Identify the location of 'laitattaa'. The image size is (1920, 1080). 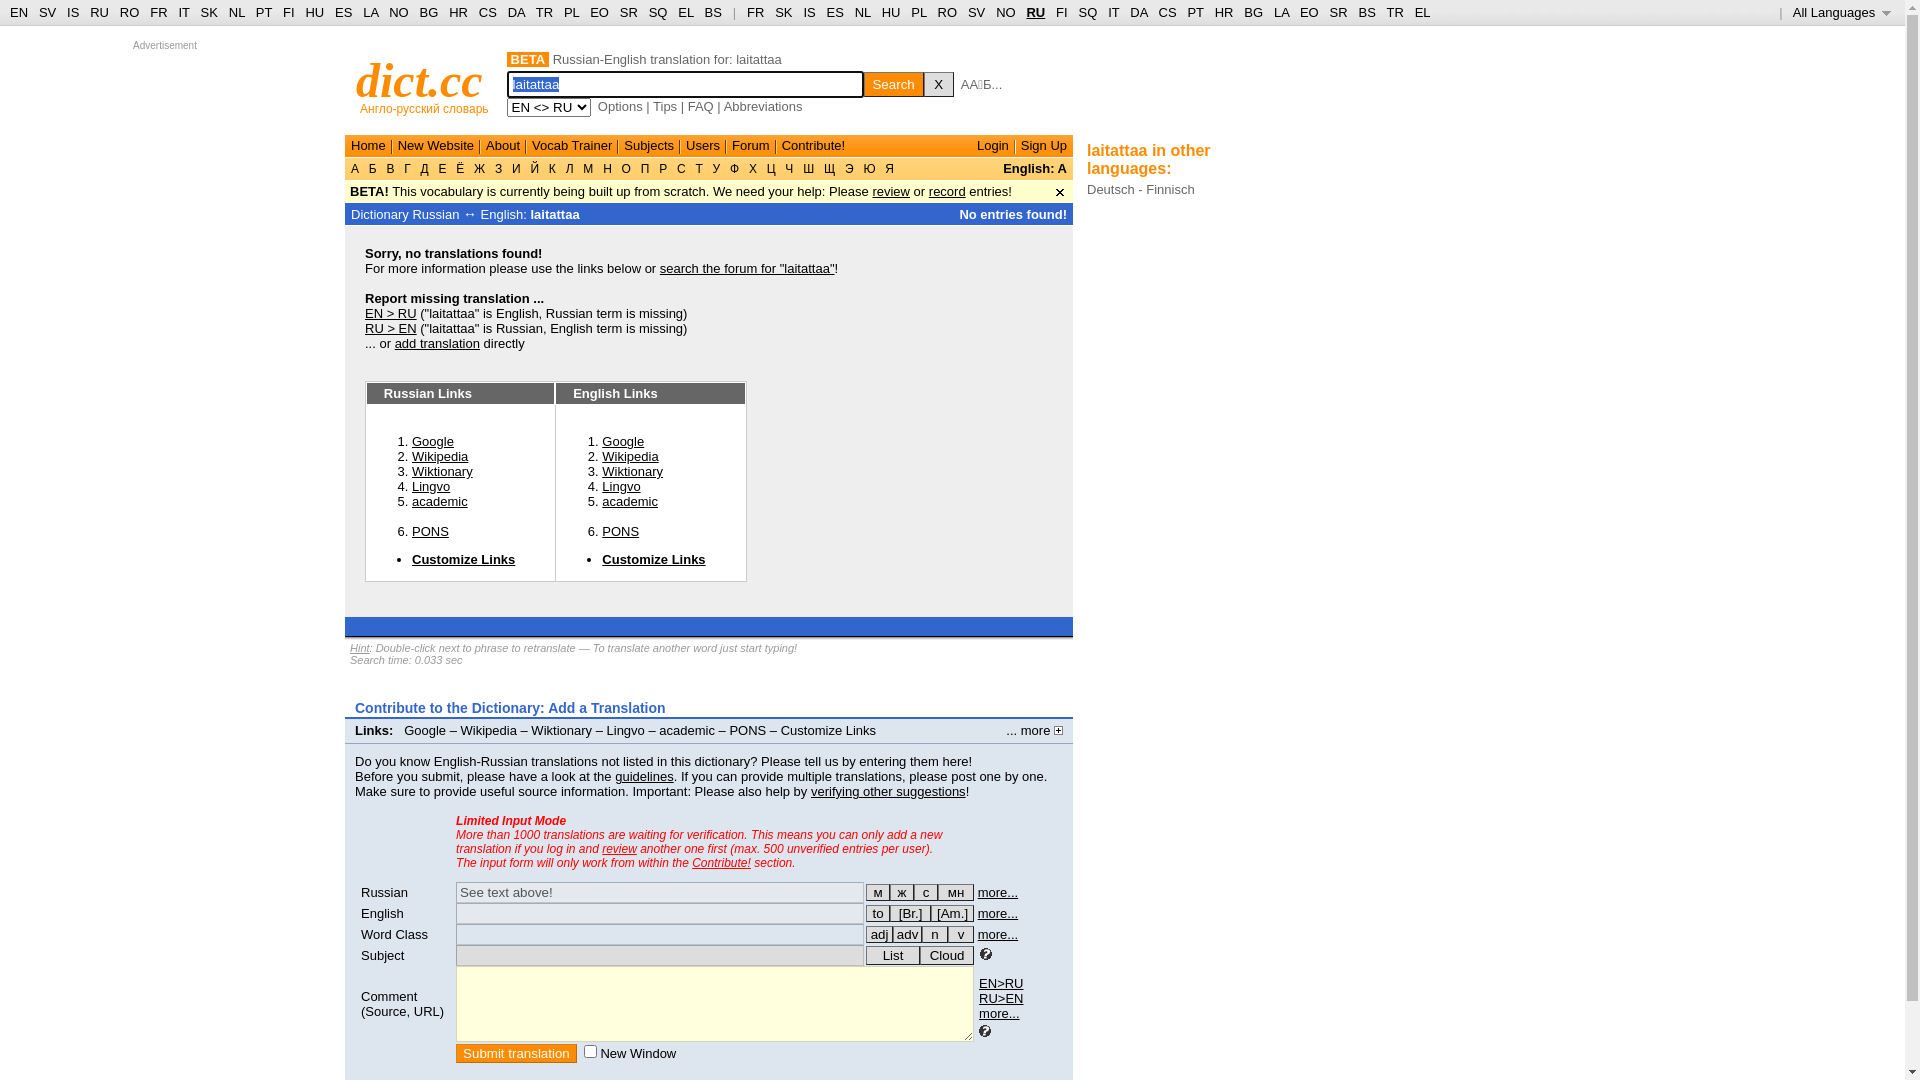
(554, 214).